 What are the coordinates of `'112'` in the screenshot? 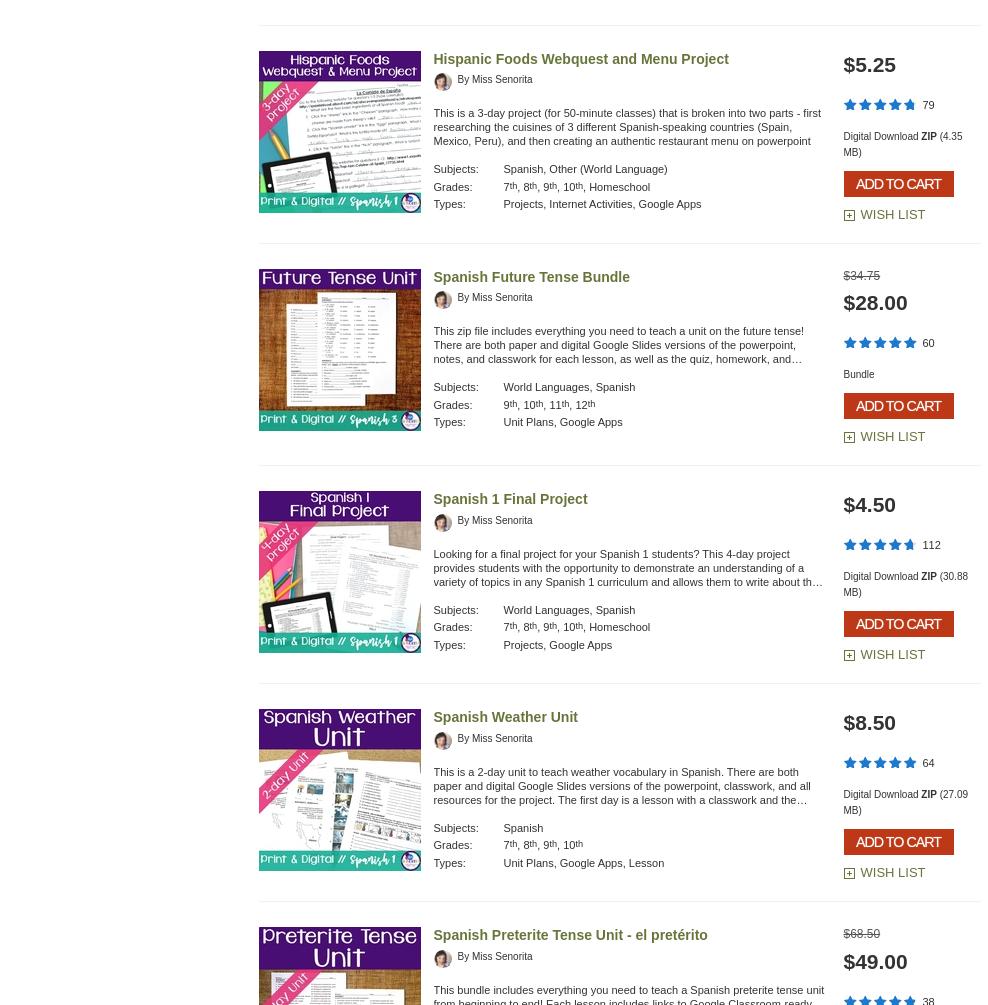 It's located at (930, 544).